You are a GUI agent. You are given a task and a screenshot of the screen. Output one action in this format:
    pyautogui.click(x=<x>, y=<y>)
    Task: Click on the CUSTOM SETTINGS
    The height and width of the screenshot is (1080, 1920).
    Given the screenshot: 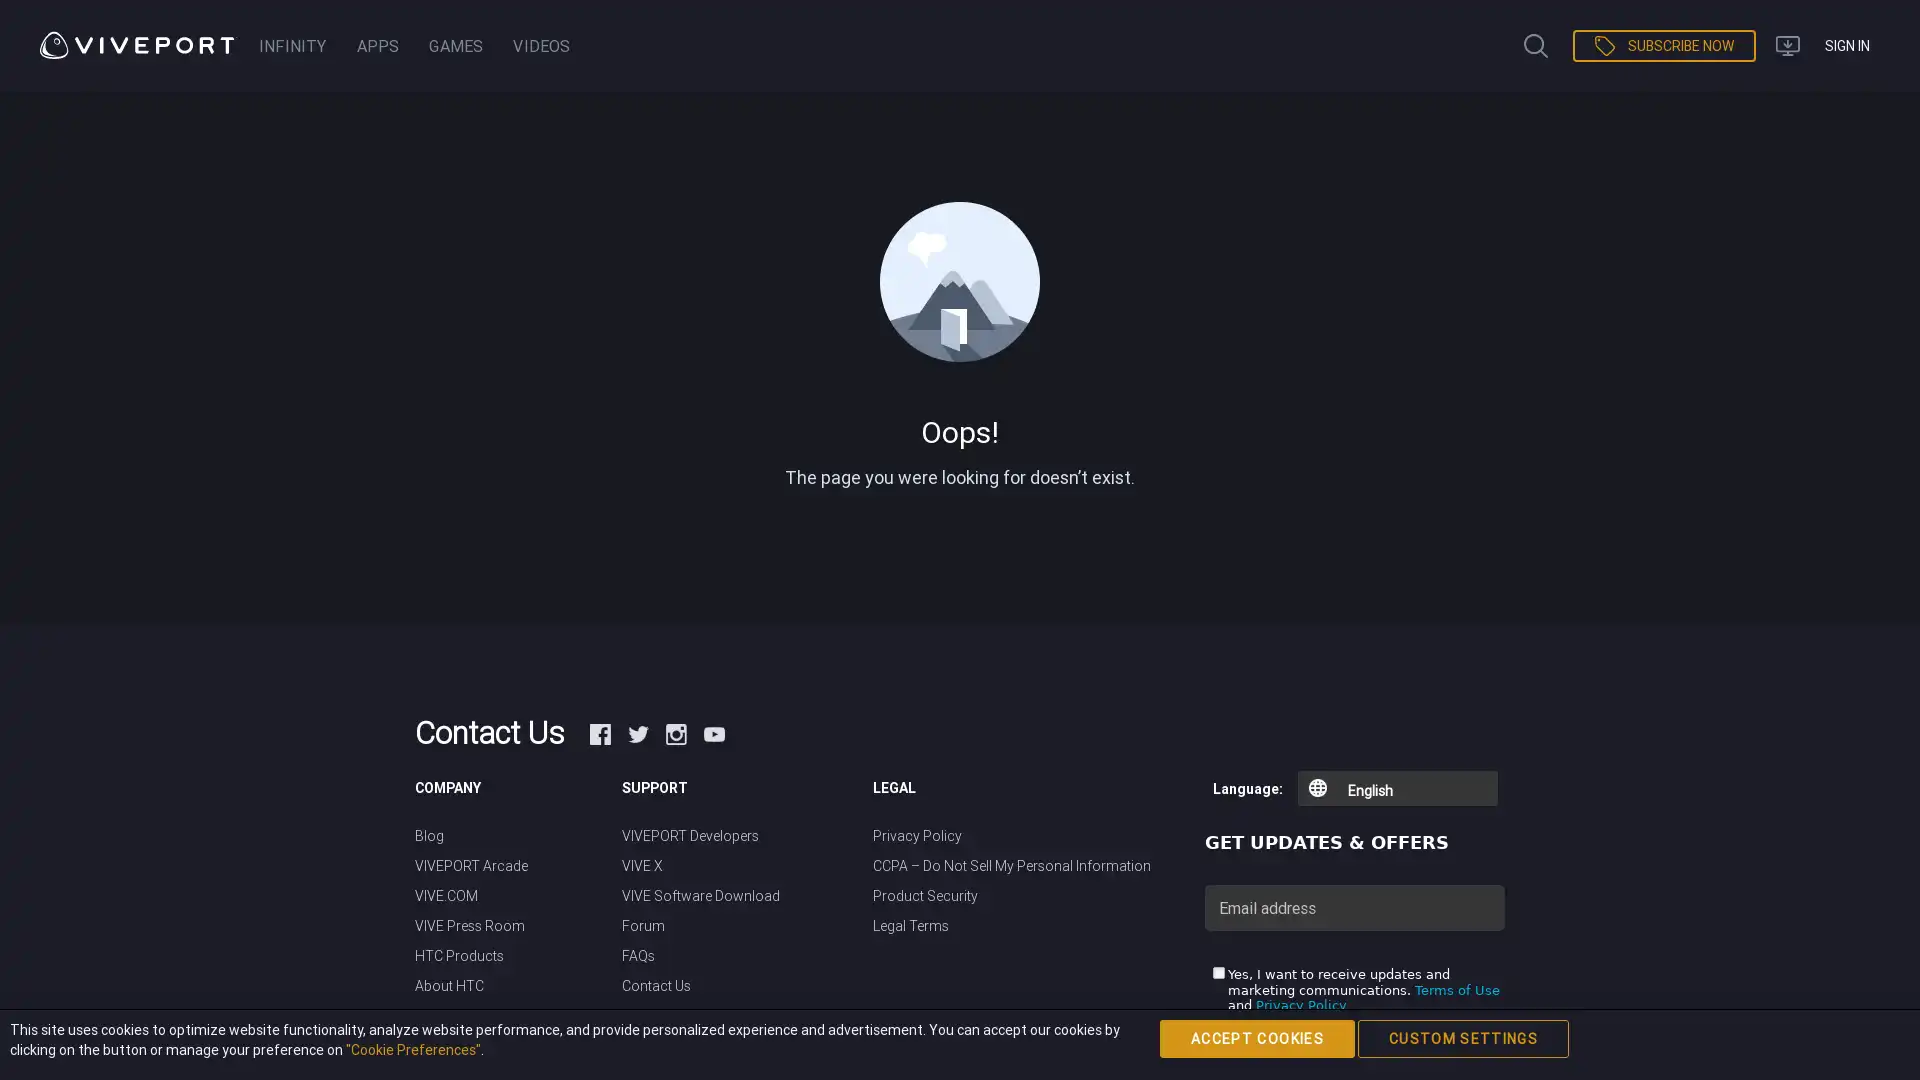 What is the action you would take?
    pyautogui.click(x=1463, y=1037)
    